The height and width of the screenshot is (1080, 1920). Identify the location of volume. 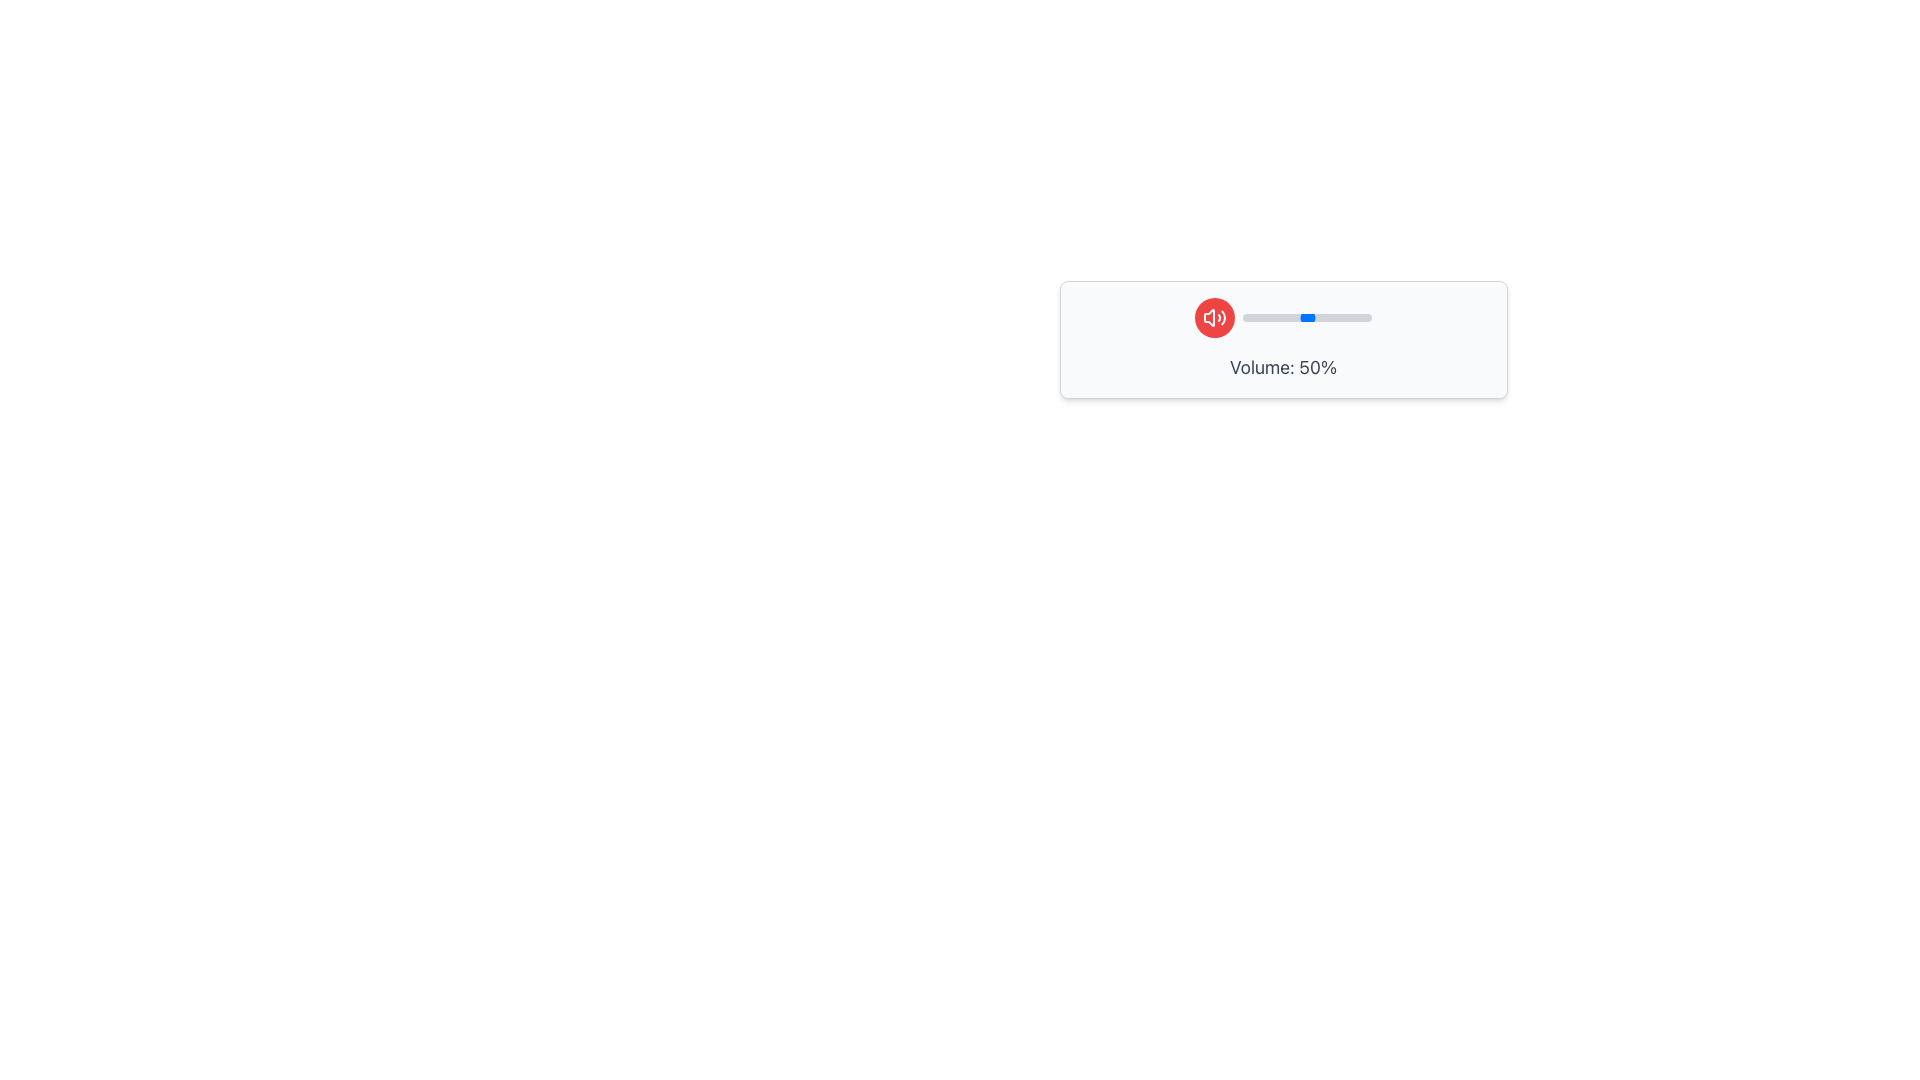
(1307, 316).